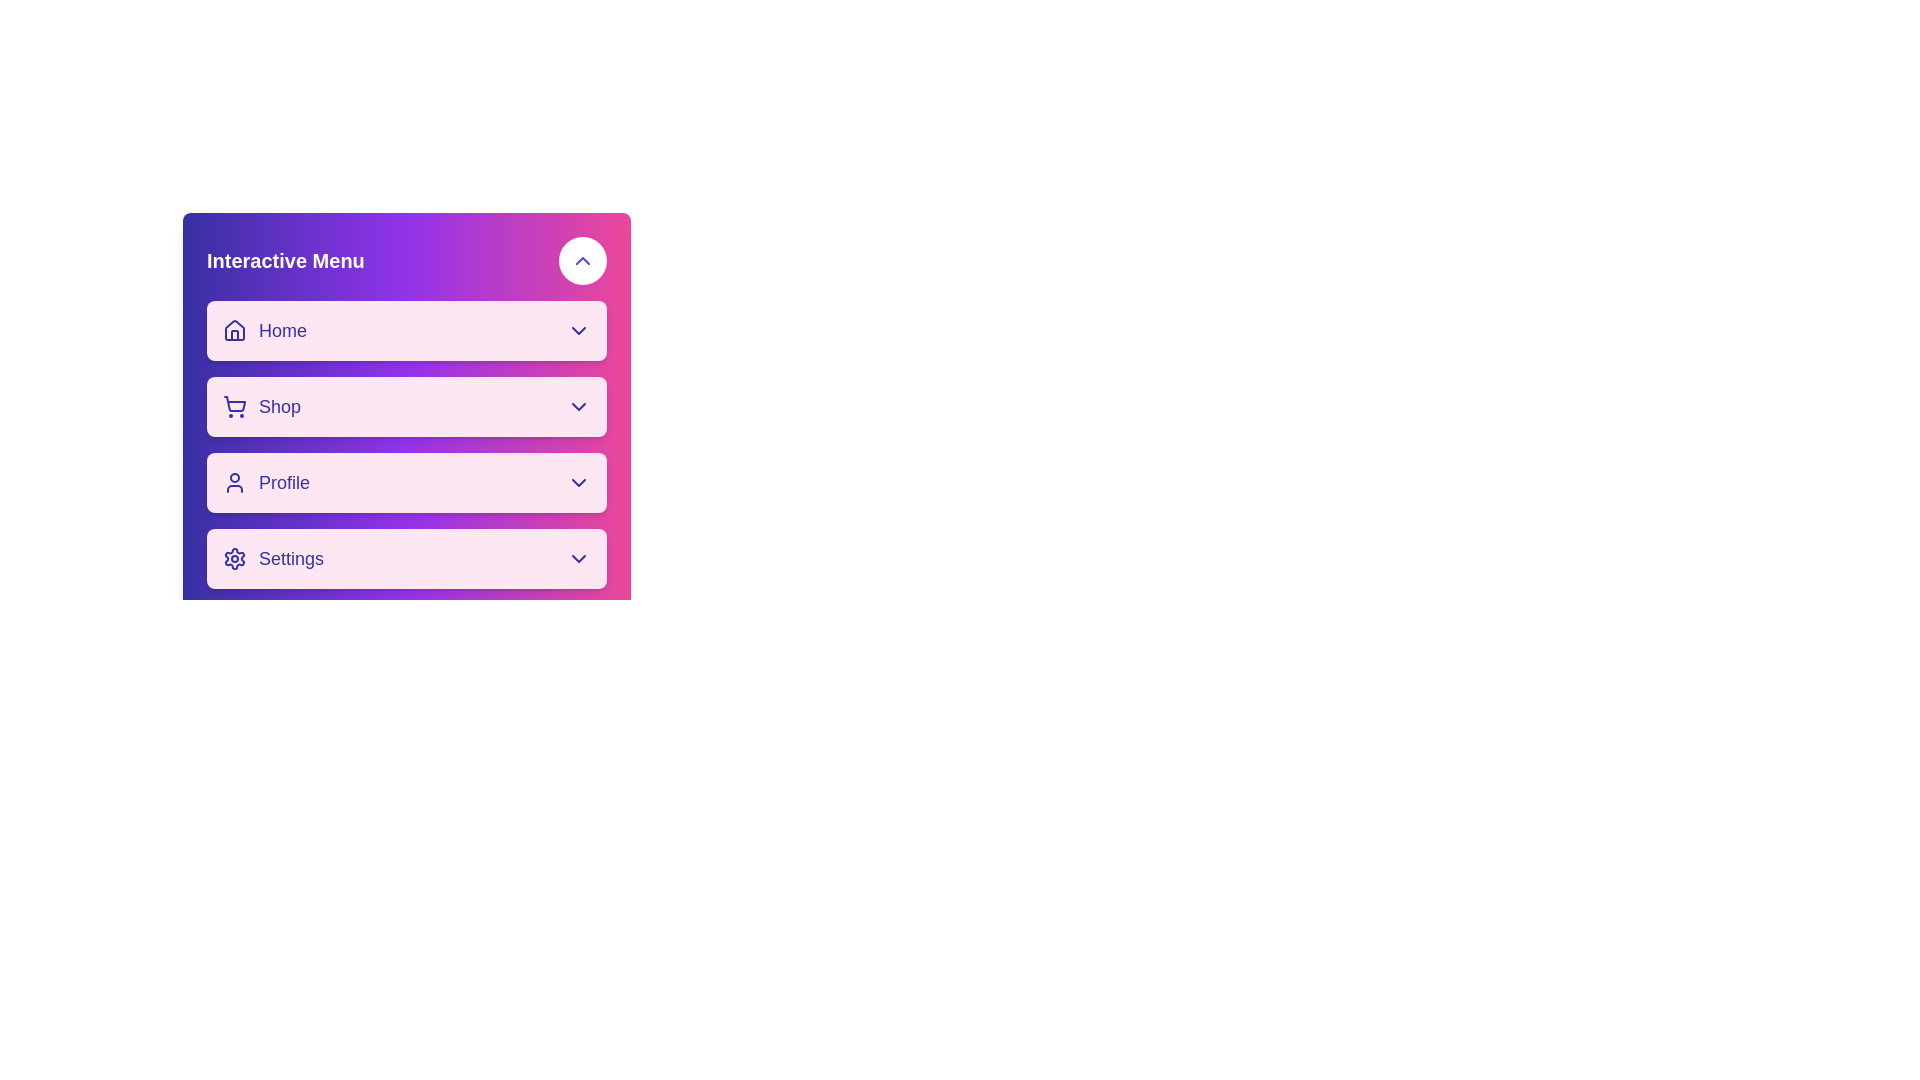 The width and height of the screenshot is (1920, 1080). Describe the element at coordinates (235, 482) in the screenshot. I see `the user icon representing the 'Profile' section` at that location.